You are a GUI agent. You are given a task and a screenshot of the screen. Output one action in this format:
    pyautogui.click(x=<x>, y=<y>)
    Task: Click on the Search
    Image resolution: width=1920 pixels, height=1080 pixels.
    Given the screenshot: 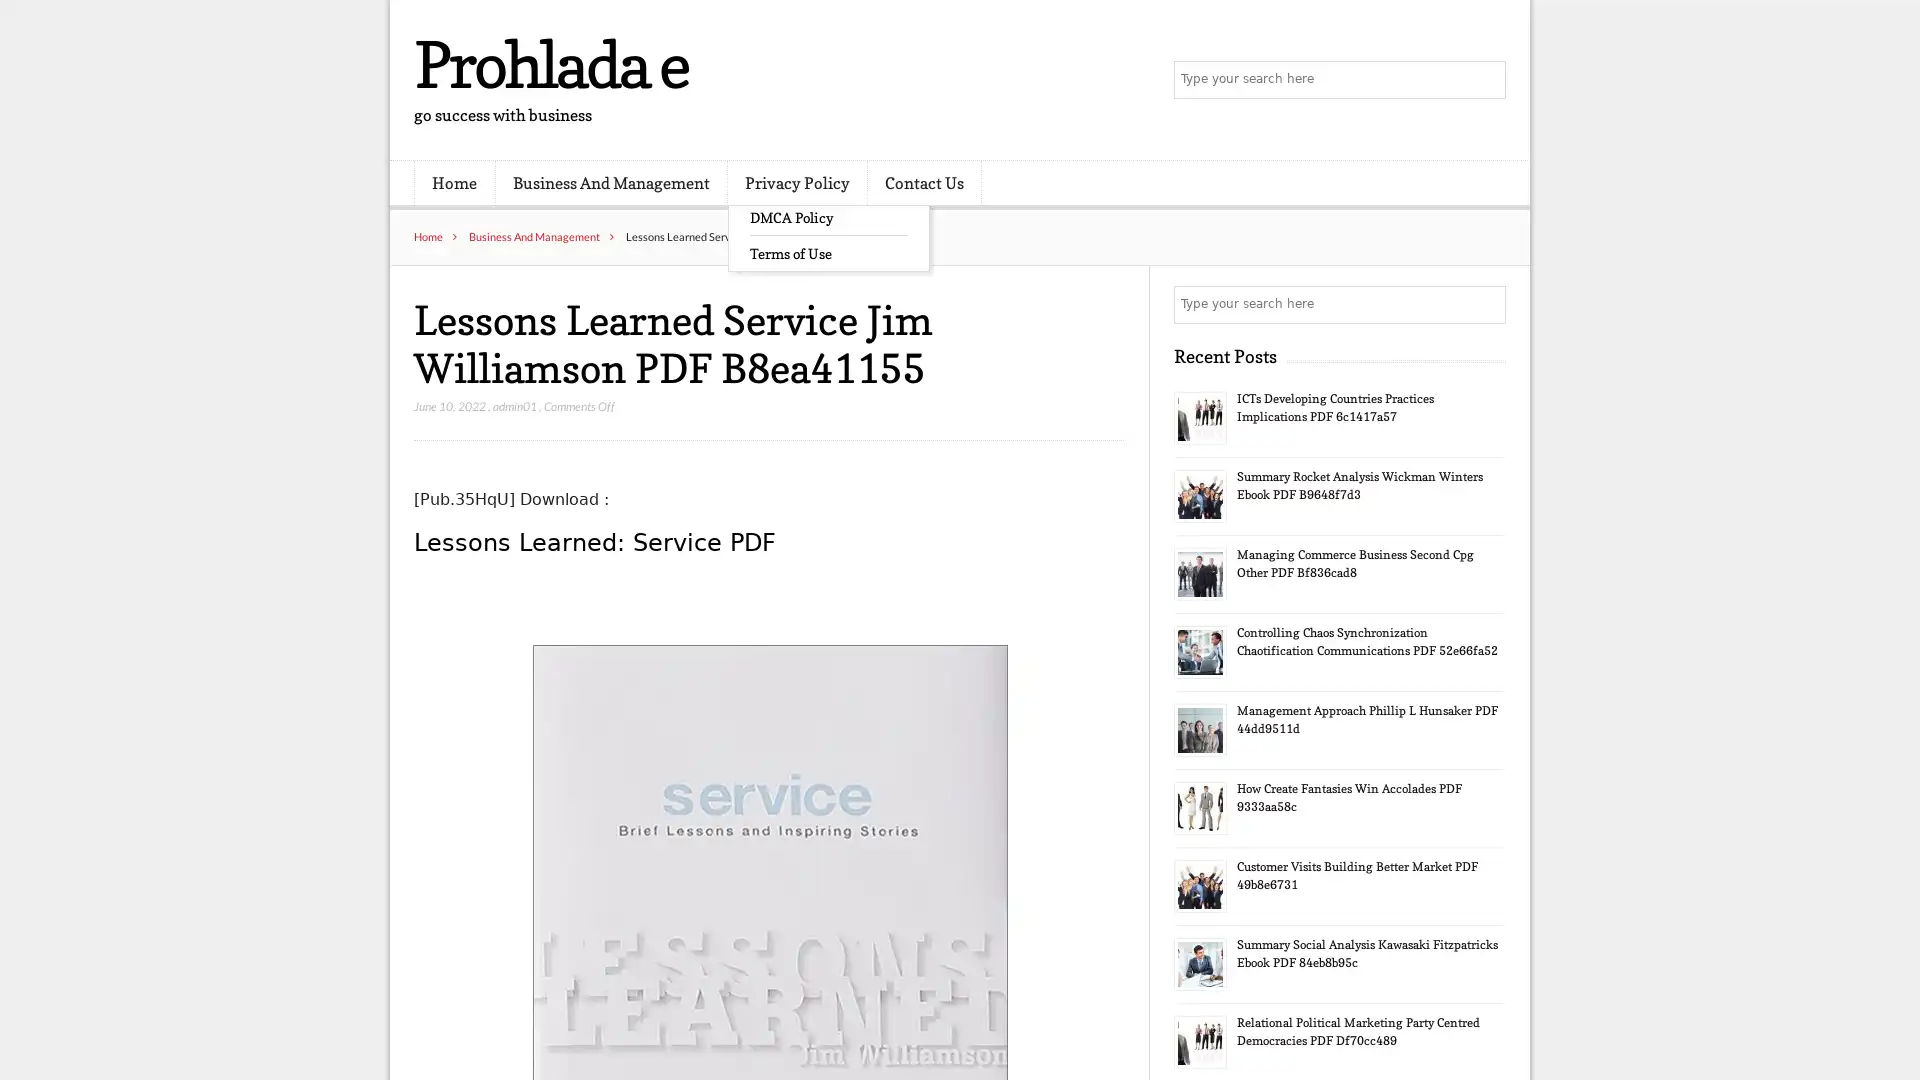 What is the action you would take?
    pyautogui.click(x=1485, y=80)
    